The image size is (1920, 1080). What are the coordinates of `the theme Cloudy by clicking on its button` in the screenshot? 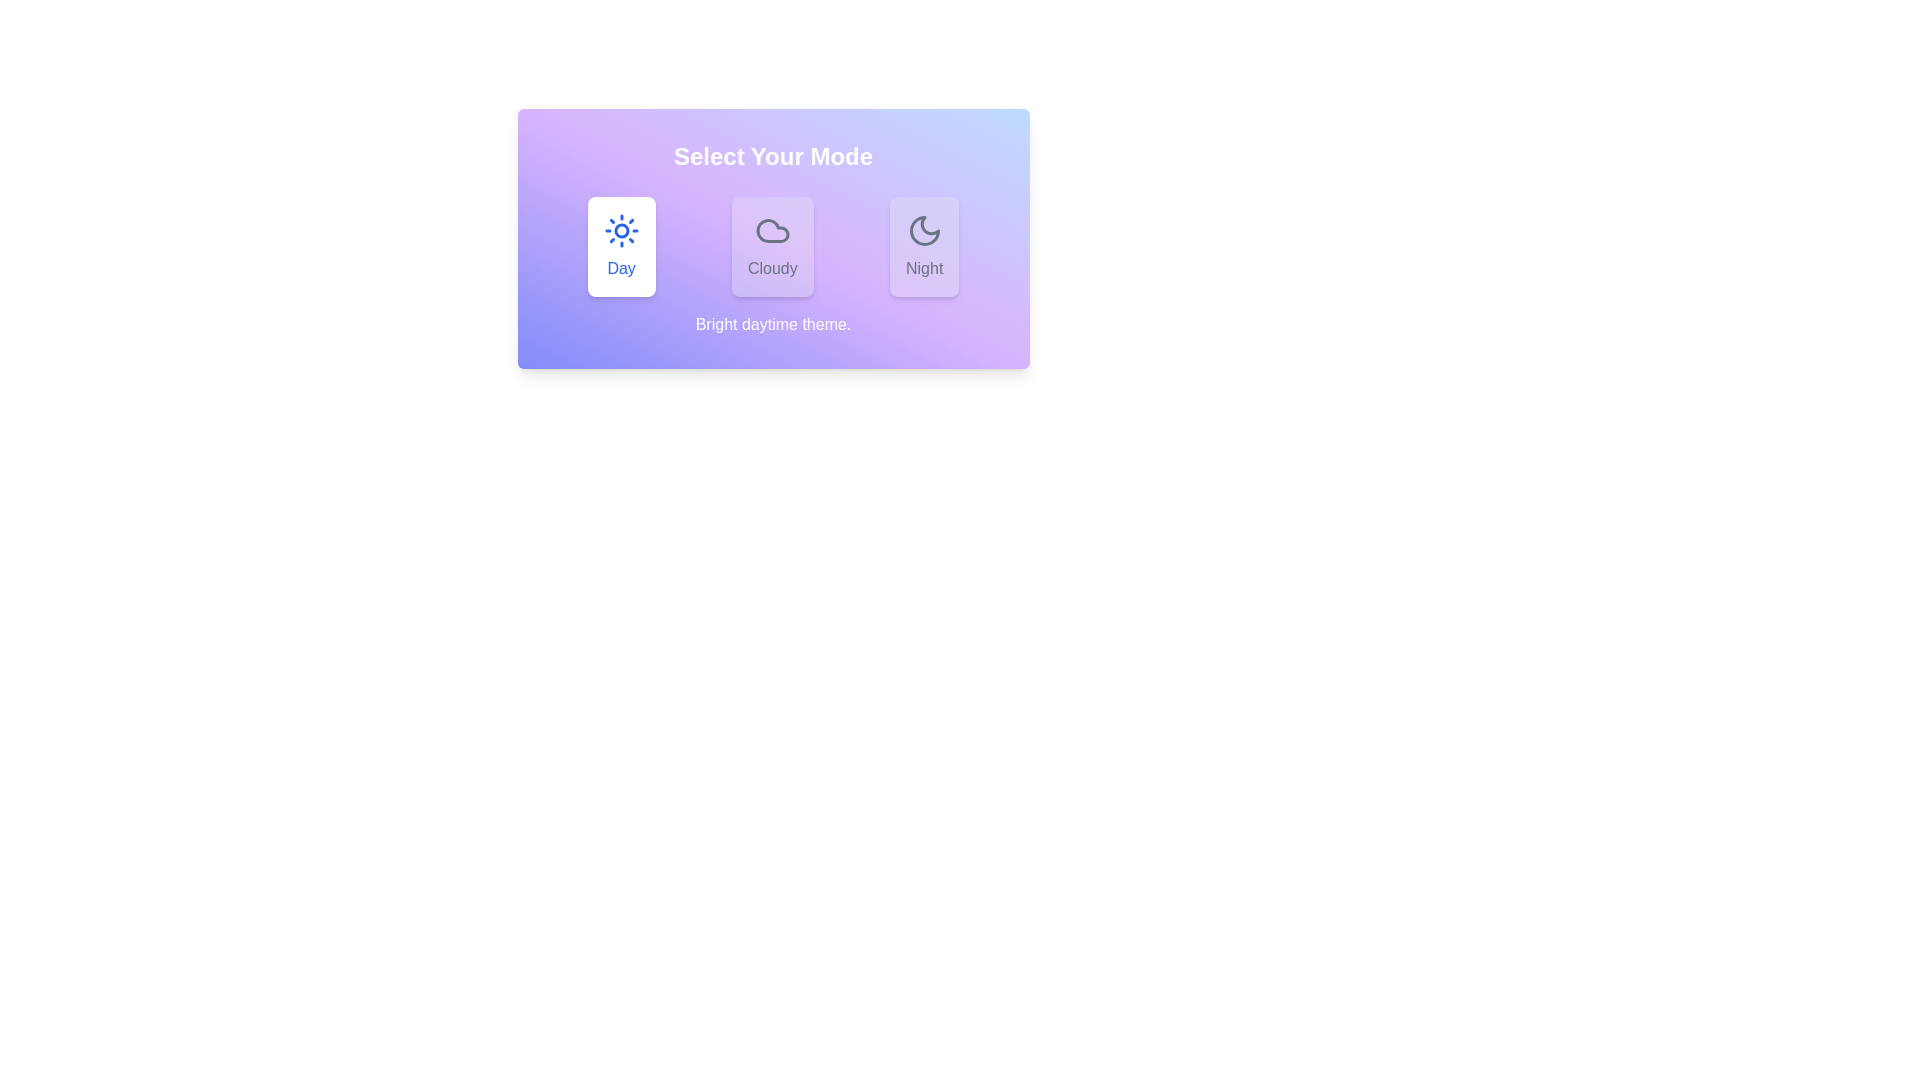 It's located at (771, 245).